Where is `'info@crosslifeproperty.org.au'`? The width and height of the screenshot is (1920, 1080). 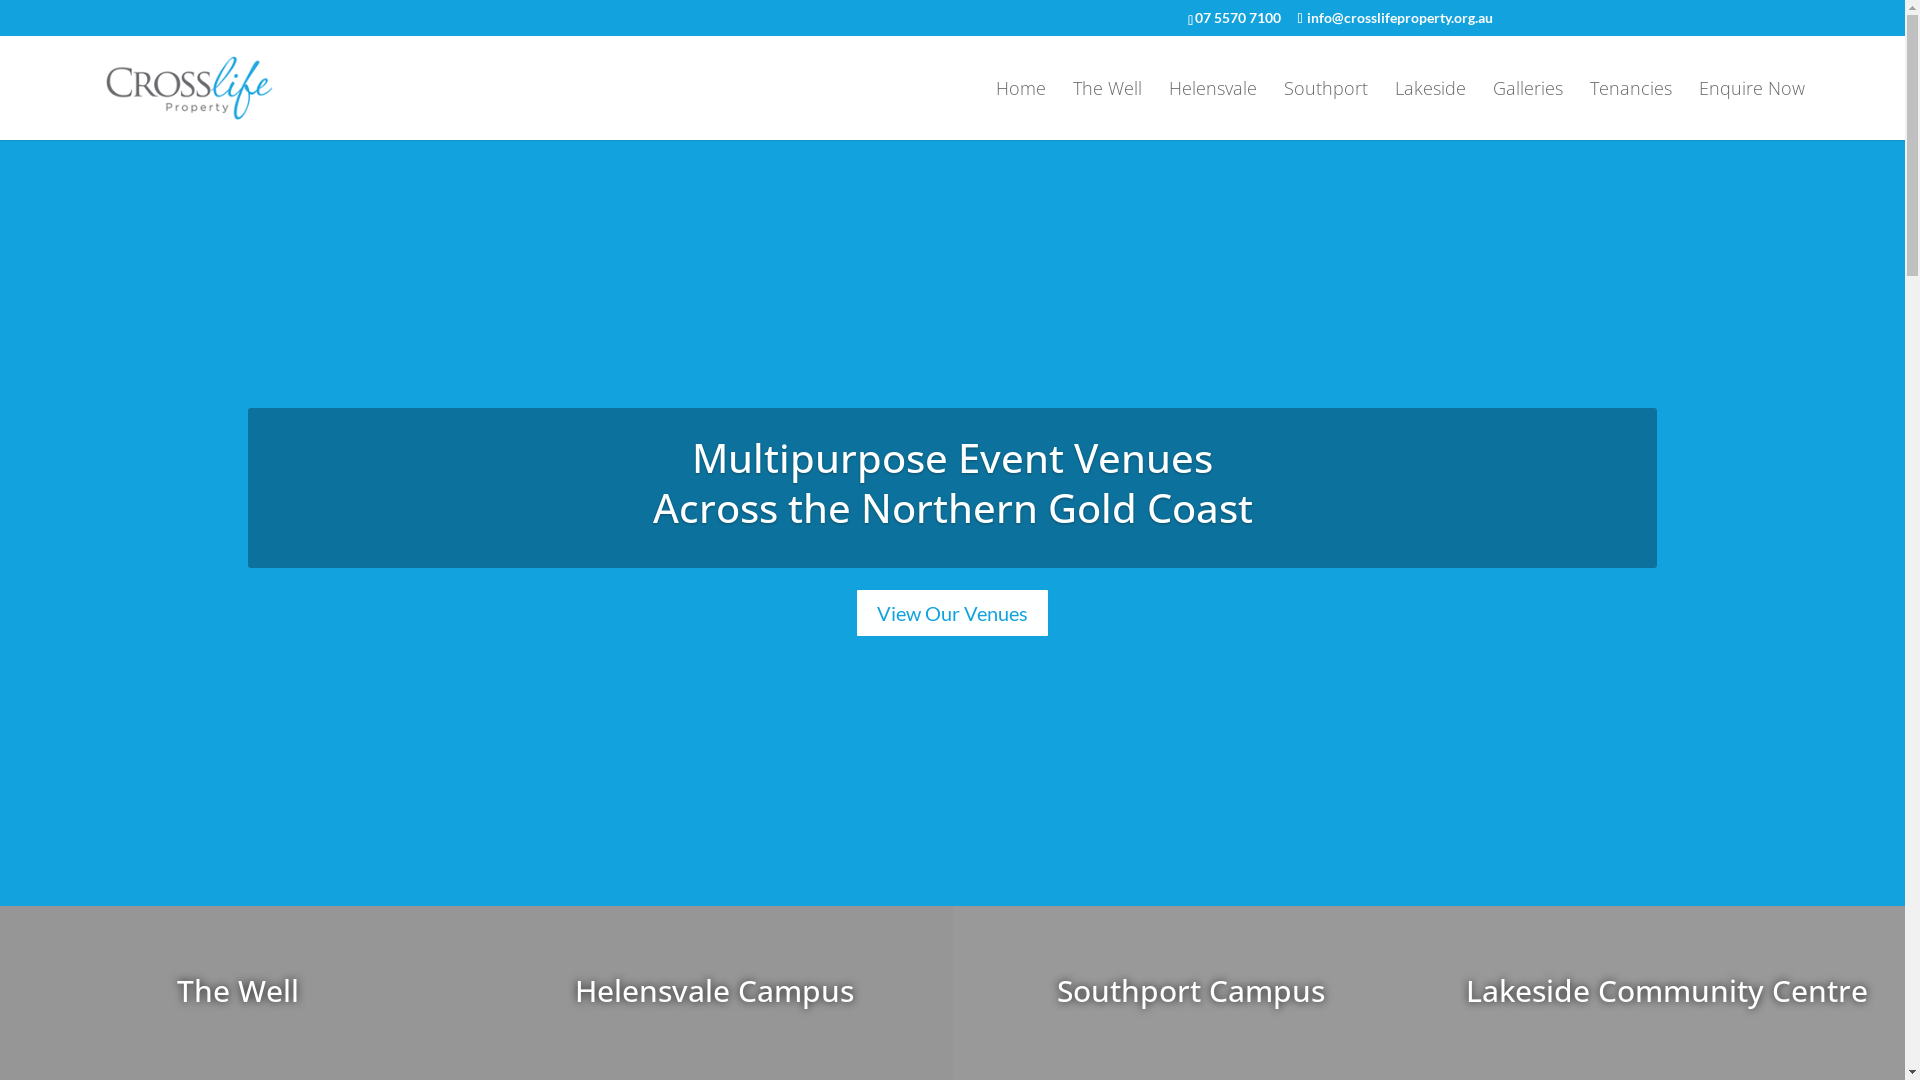
'info@crosslifeproperty.org.au' is located at coordinates (1393, 16).